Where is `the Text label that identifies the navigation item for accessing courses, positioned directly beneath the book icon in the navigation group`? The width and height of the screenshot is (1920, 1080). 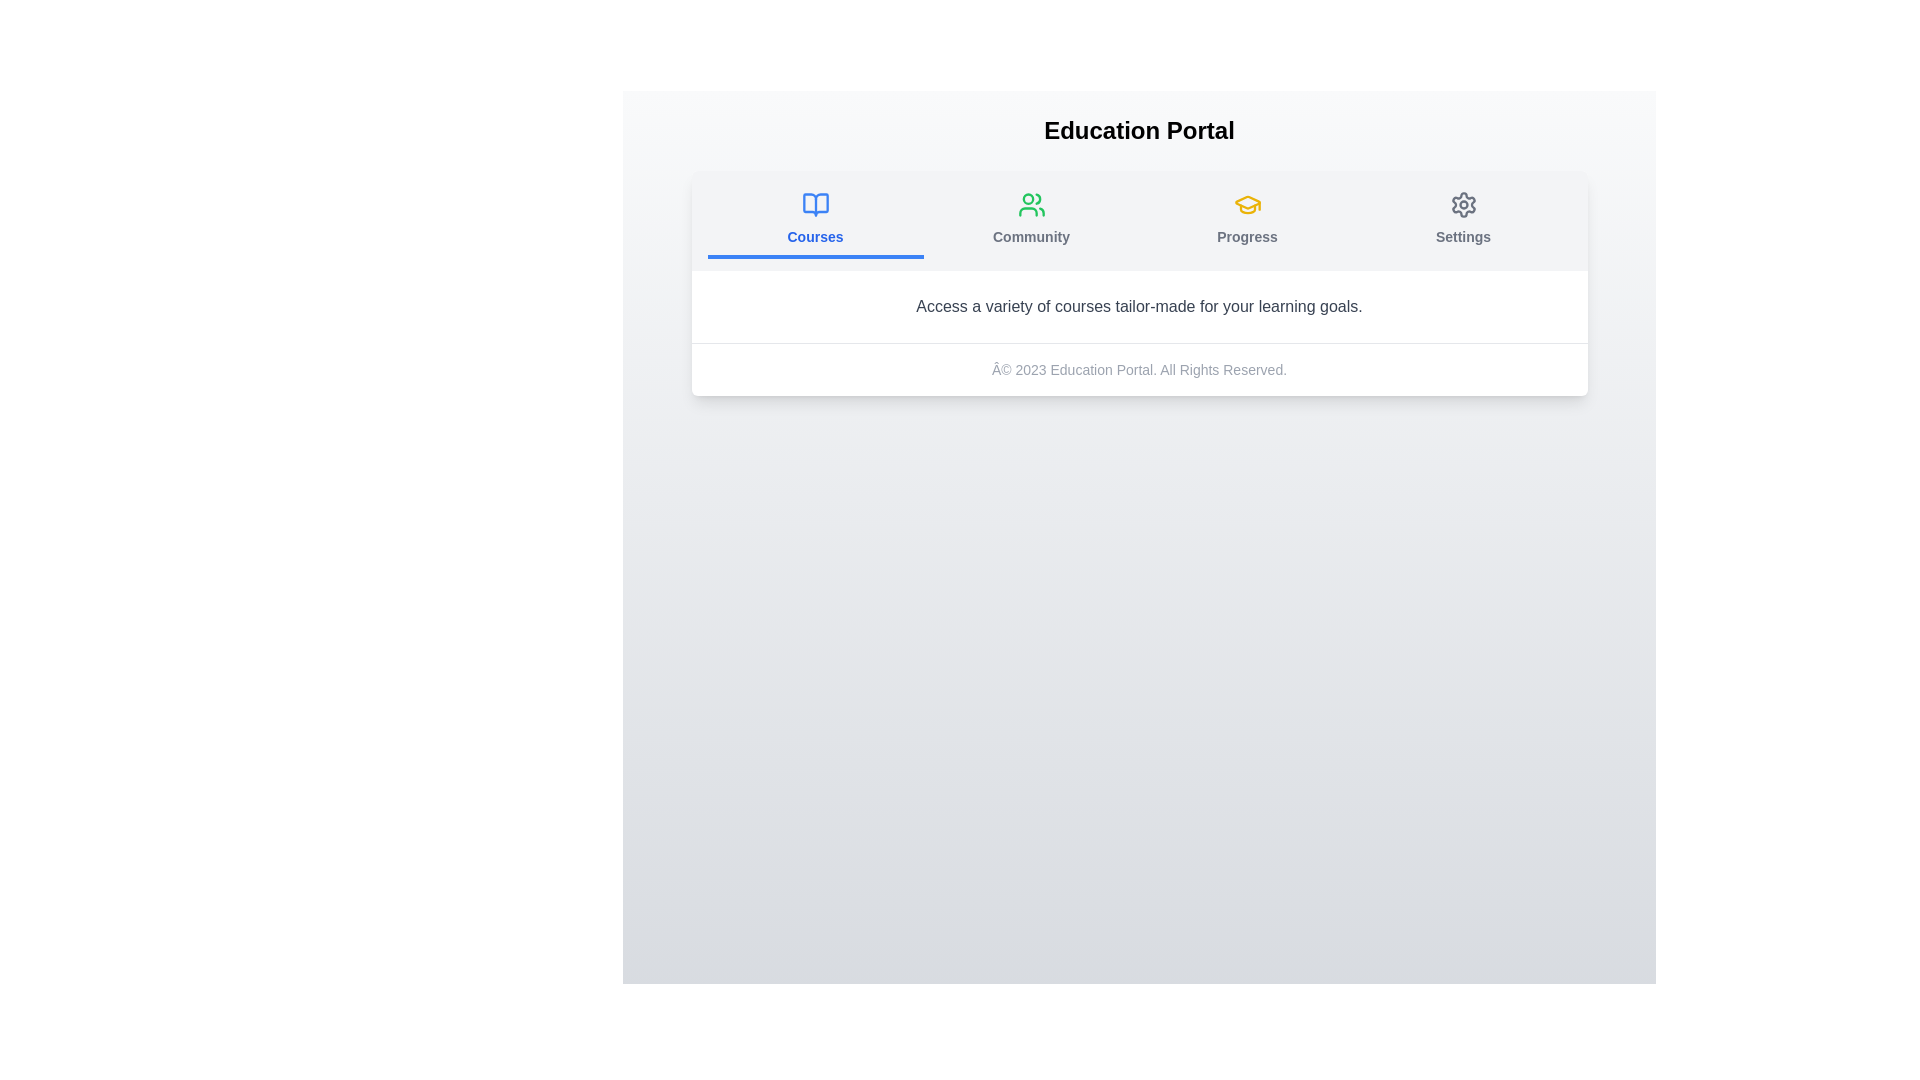
the Text label that identifies the navigation item for accessing courses, positioned directly beneath the book icon in the navigation group is located at coordinates (815, 235).